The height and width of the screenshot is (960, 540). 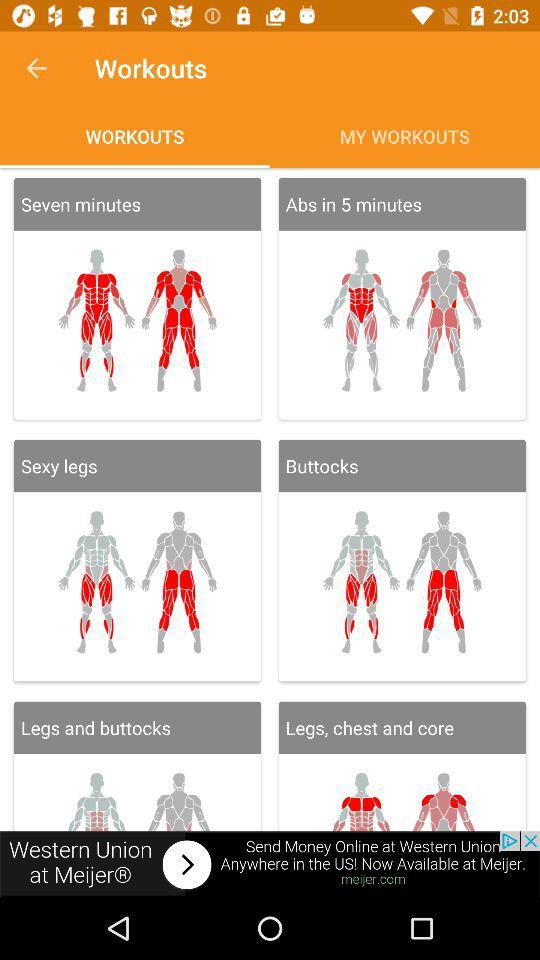 What do you see at coordinates (270, 863) in the screenshot?
I see `advertisement` at bounding box center [270, 863].